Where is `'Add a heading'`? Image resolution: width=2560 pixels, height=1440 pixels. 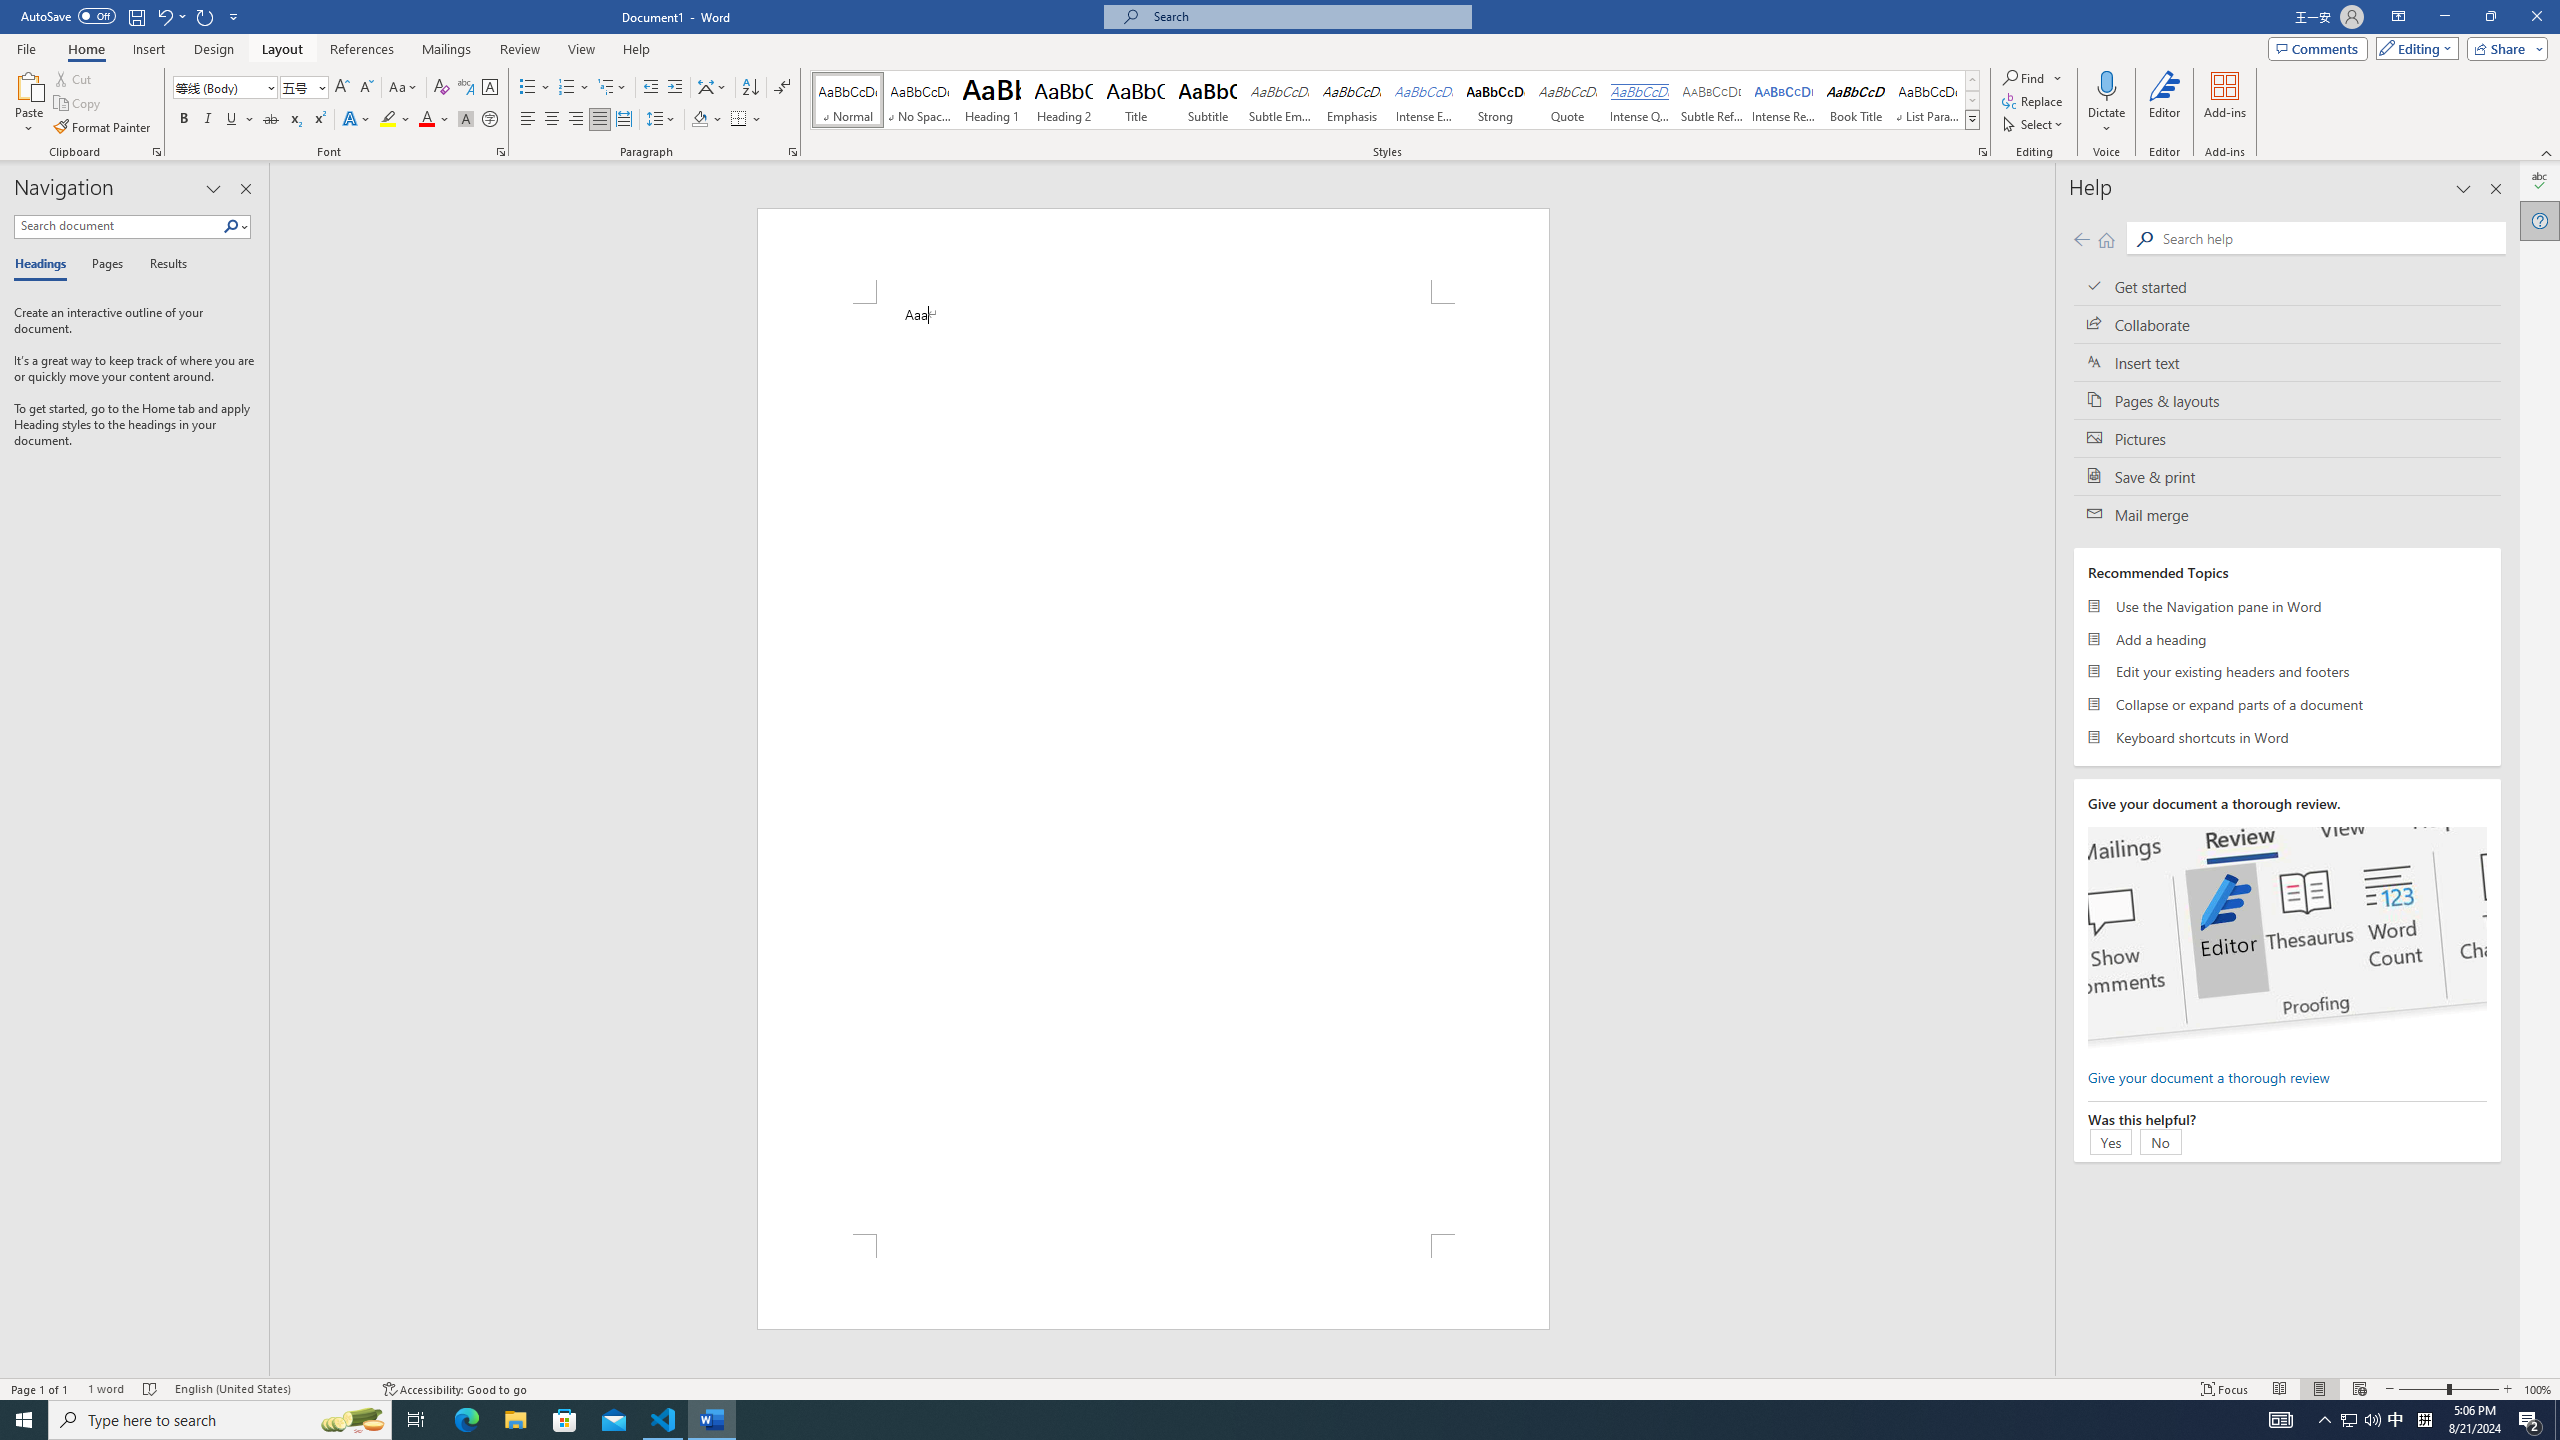
'Add a heading' is located at coordinates (2286, 639).